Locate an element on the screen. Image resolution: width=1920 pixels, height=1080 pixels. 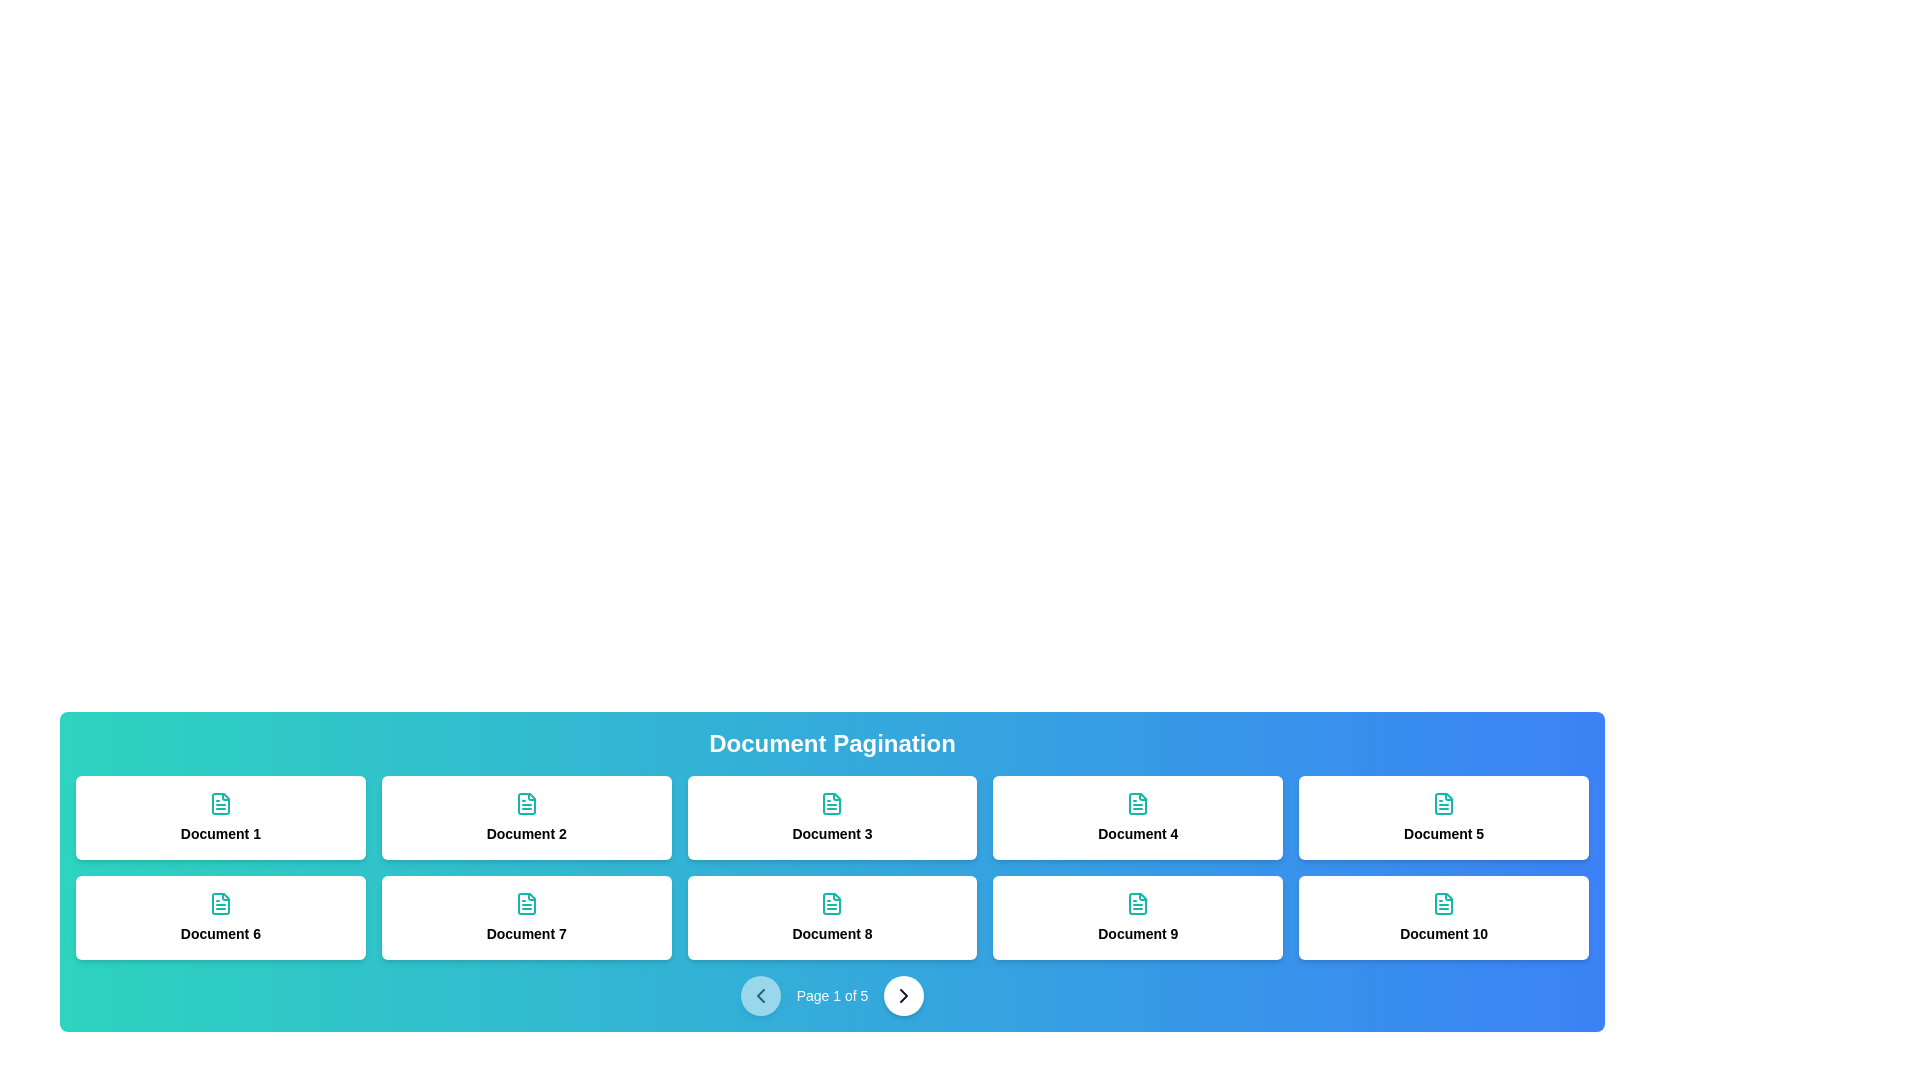
the static informational text displaying the current page number and total pages in the pagination system to read its content is located at coordinates (832, 995).